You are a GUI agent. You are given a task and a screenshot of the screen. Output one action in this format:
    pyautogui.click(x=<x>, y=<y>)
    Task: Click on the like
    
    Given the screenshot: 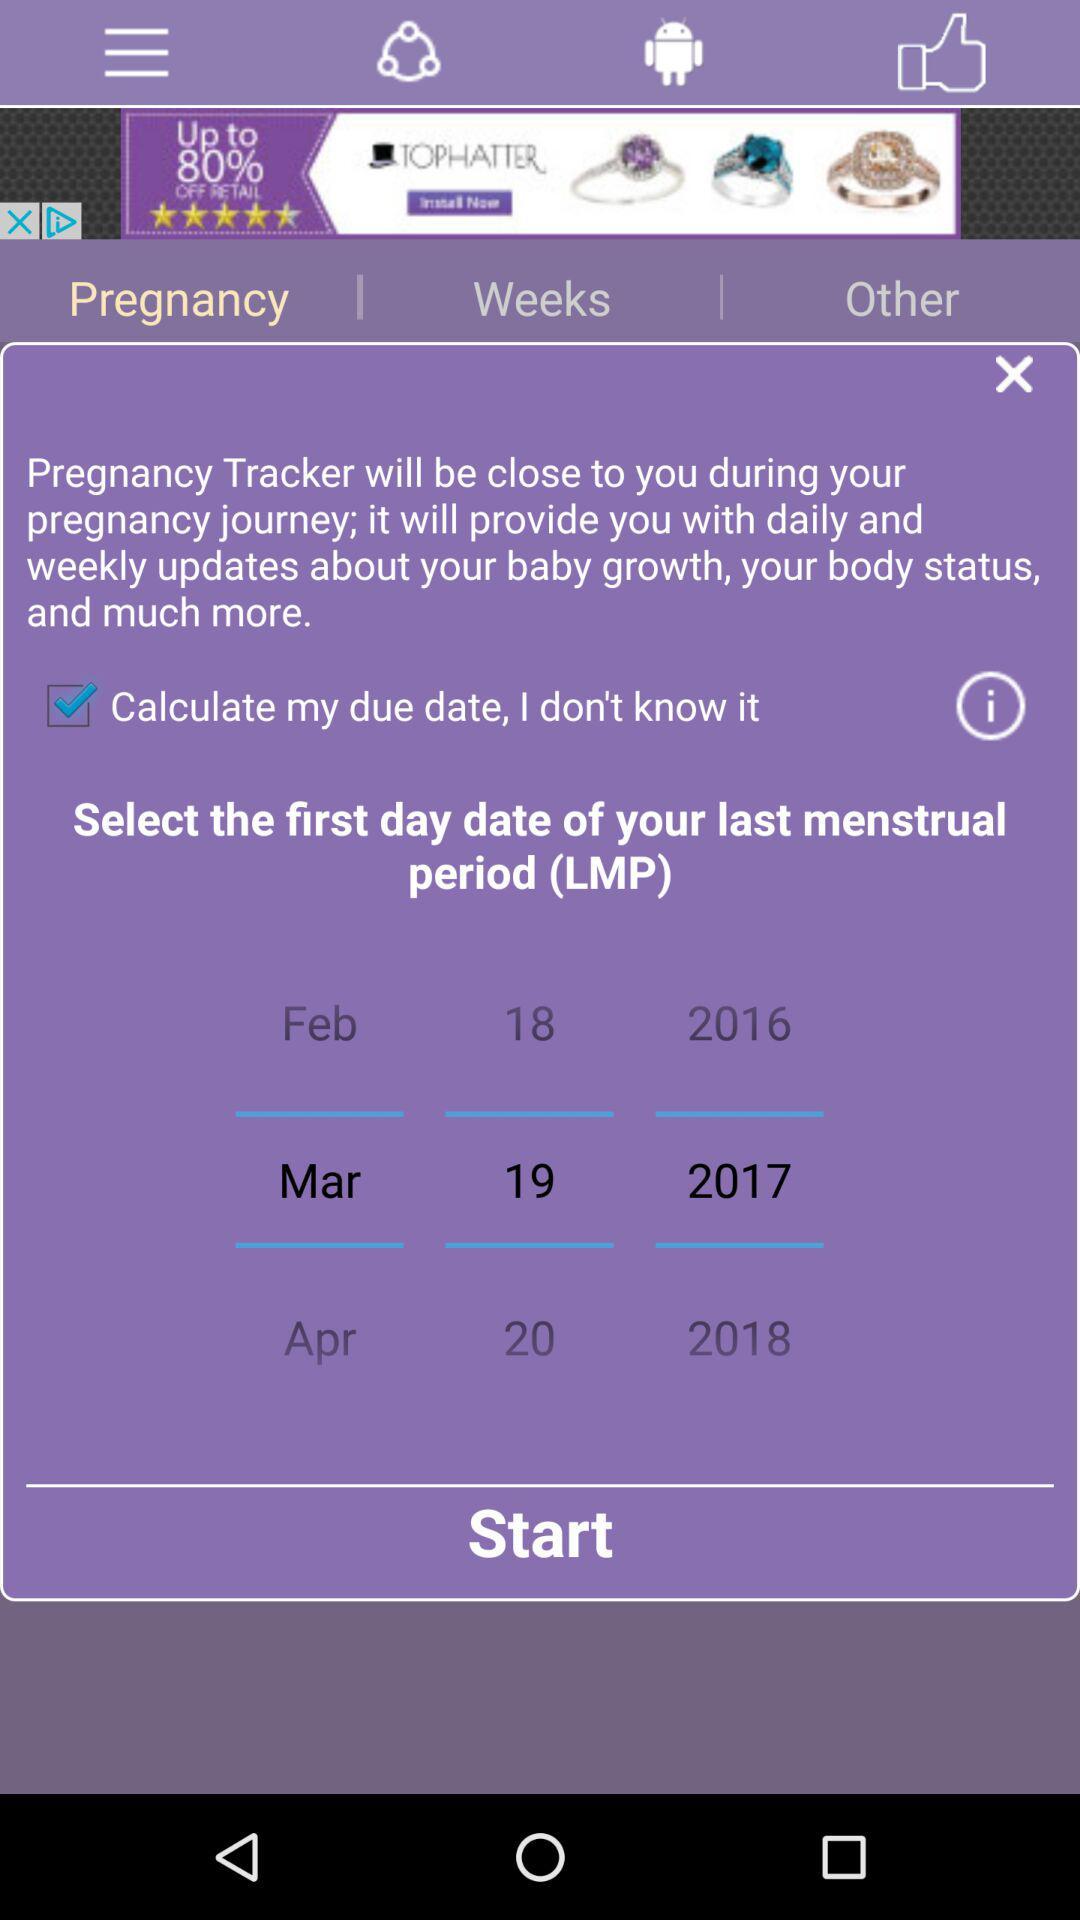 What is the action you would take?
    pyautogui.click(x=941, y=52)
    